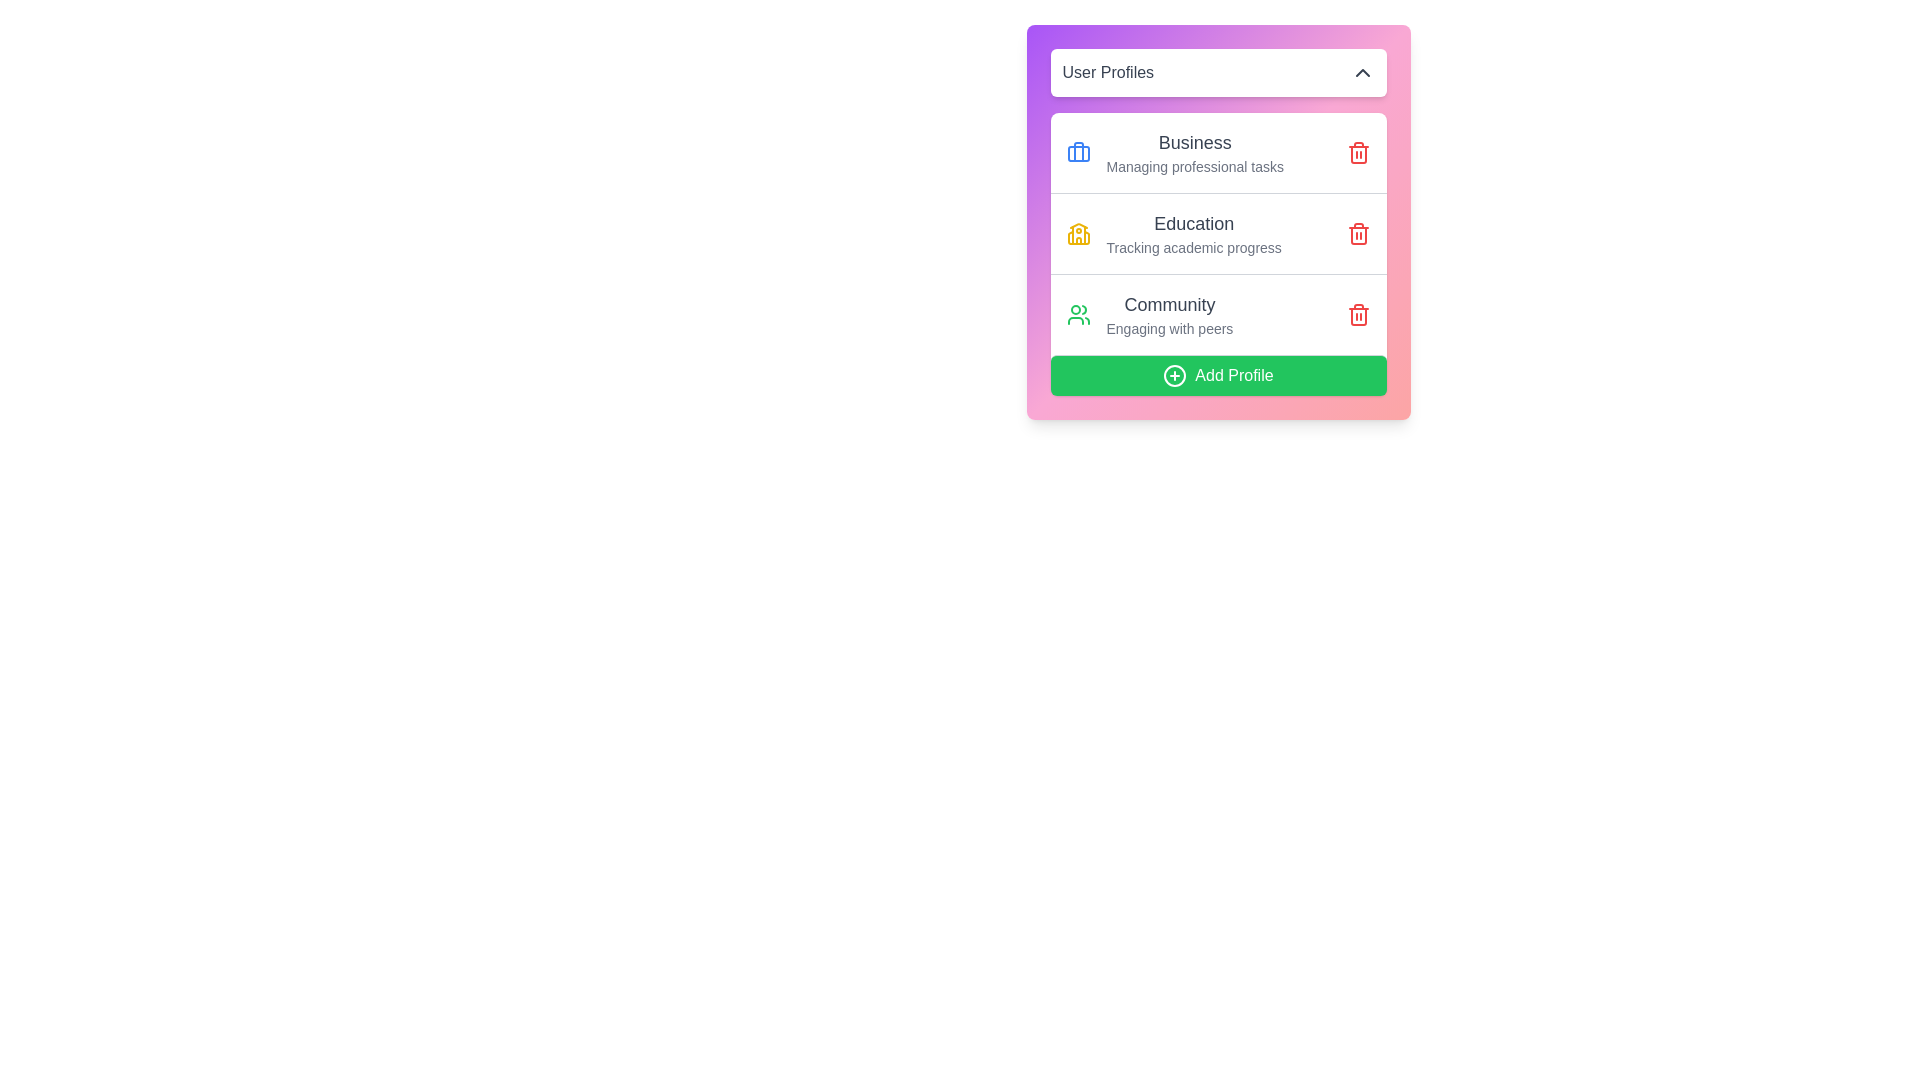  I want to click on the 'Education' section title text label, which is the second entry in the vertical list of user profiles, positioned between 'Business' and 'Community', so click(1194, 223).